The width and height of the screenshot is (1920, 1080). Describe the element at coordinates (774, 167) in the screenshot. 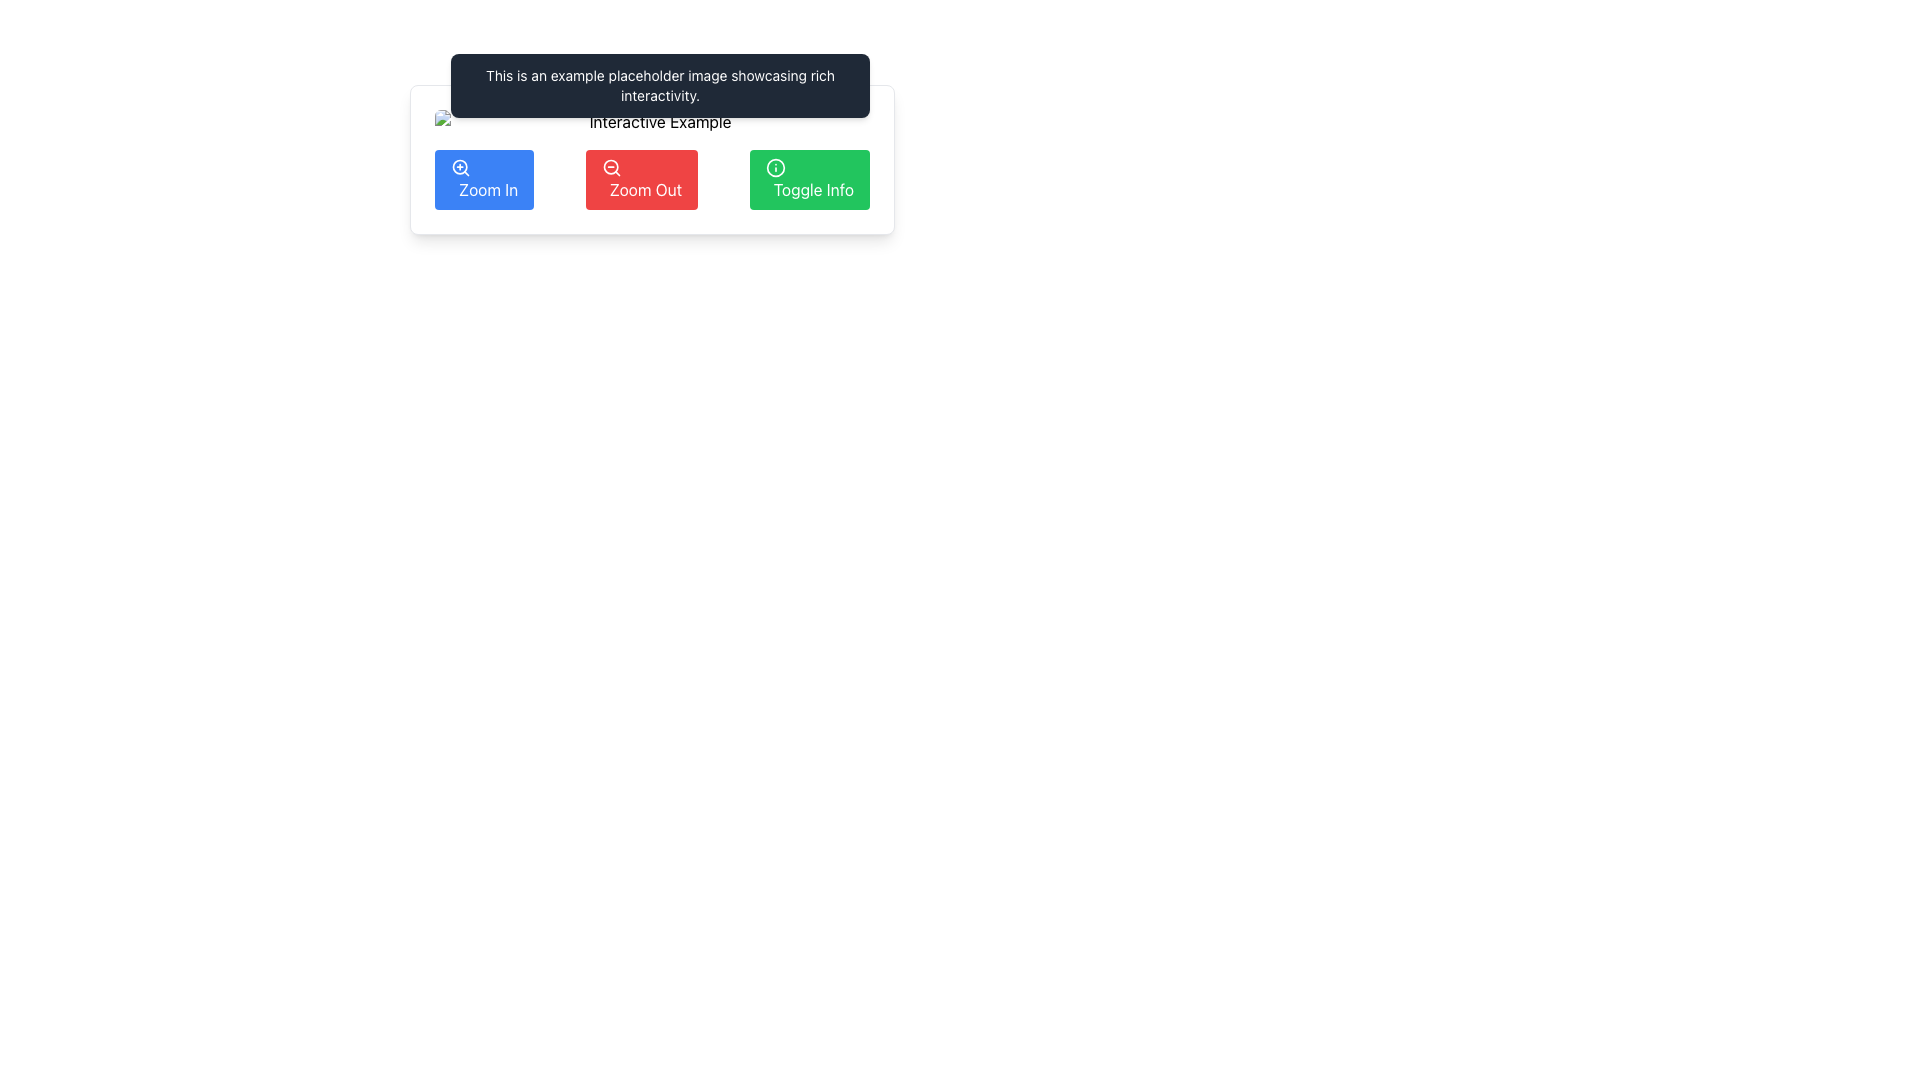

I see `the icon located within the green 'Toggle Info' button, positioned towards its left segment` at that location.